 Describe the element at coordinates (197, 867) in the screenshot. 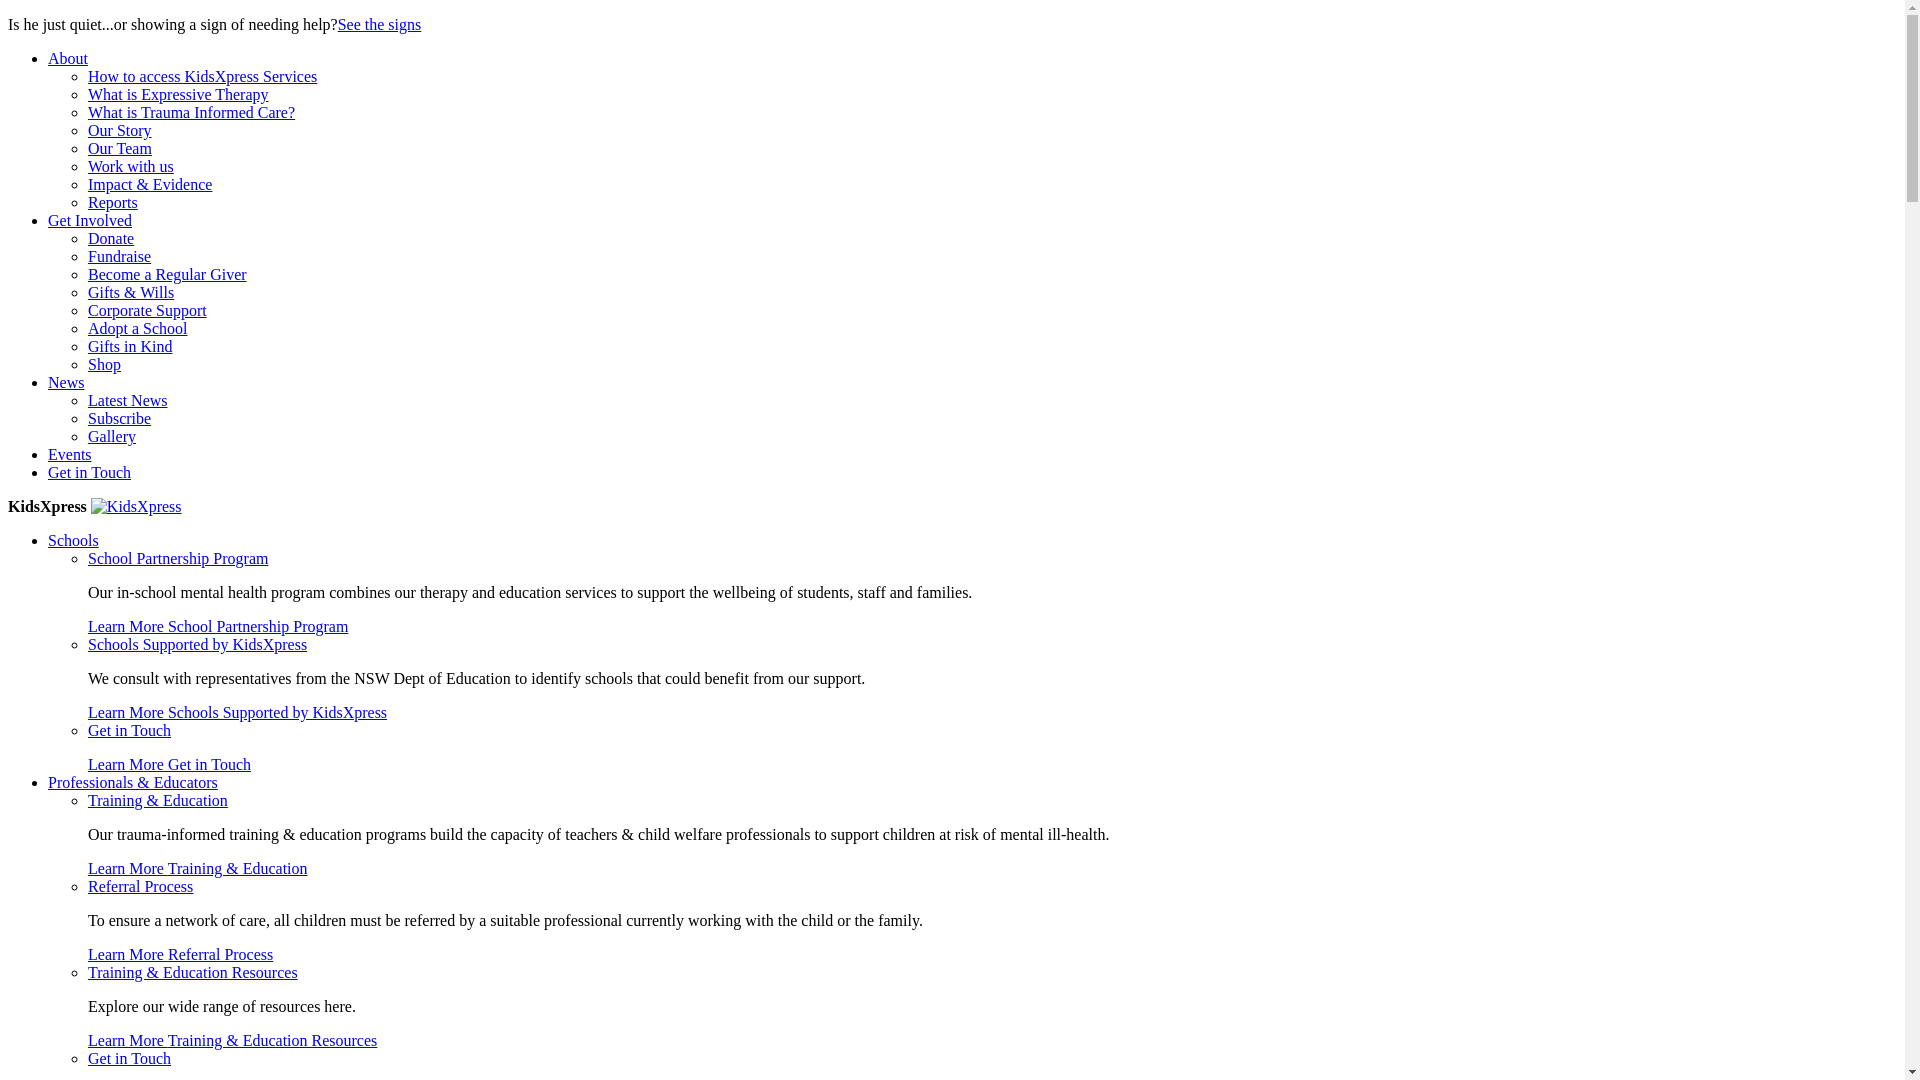

I see `'Learn More Training & Education'` at that location.